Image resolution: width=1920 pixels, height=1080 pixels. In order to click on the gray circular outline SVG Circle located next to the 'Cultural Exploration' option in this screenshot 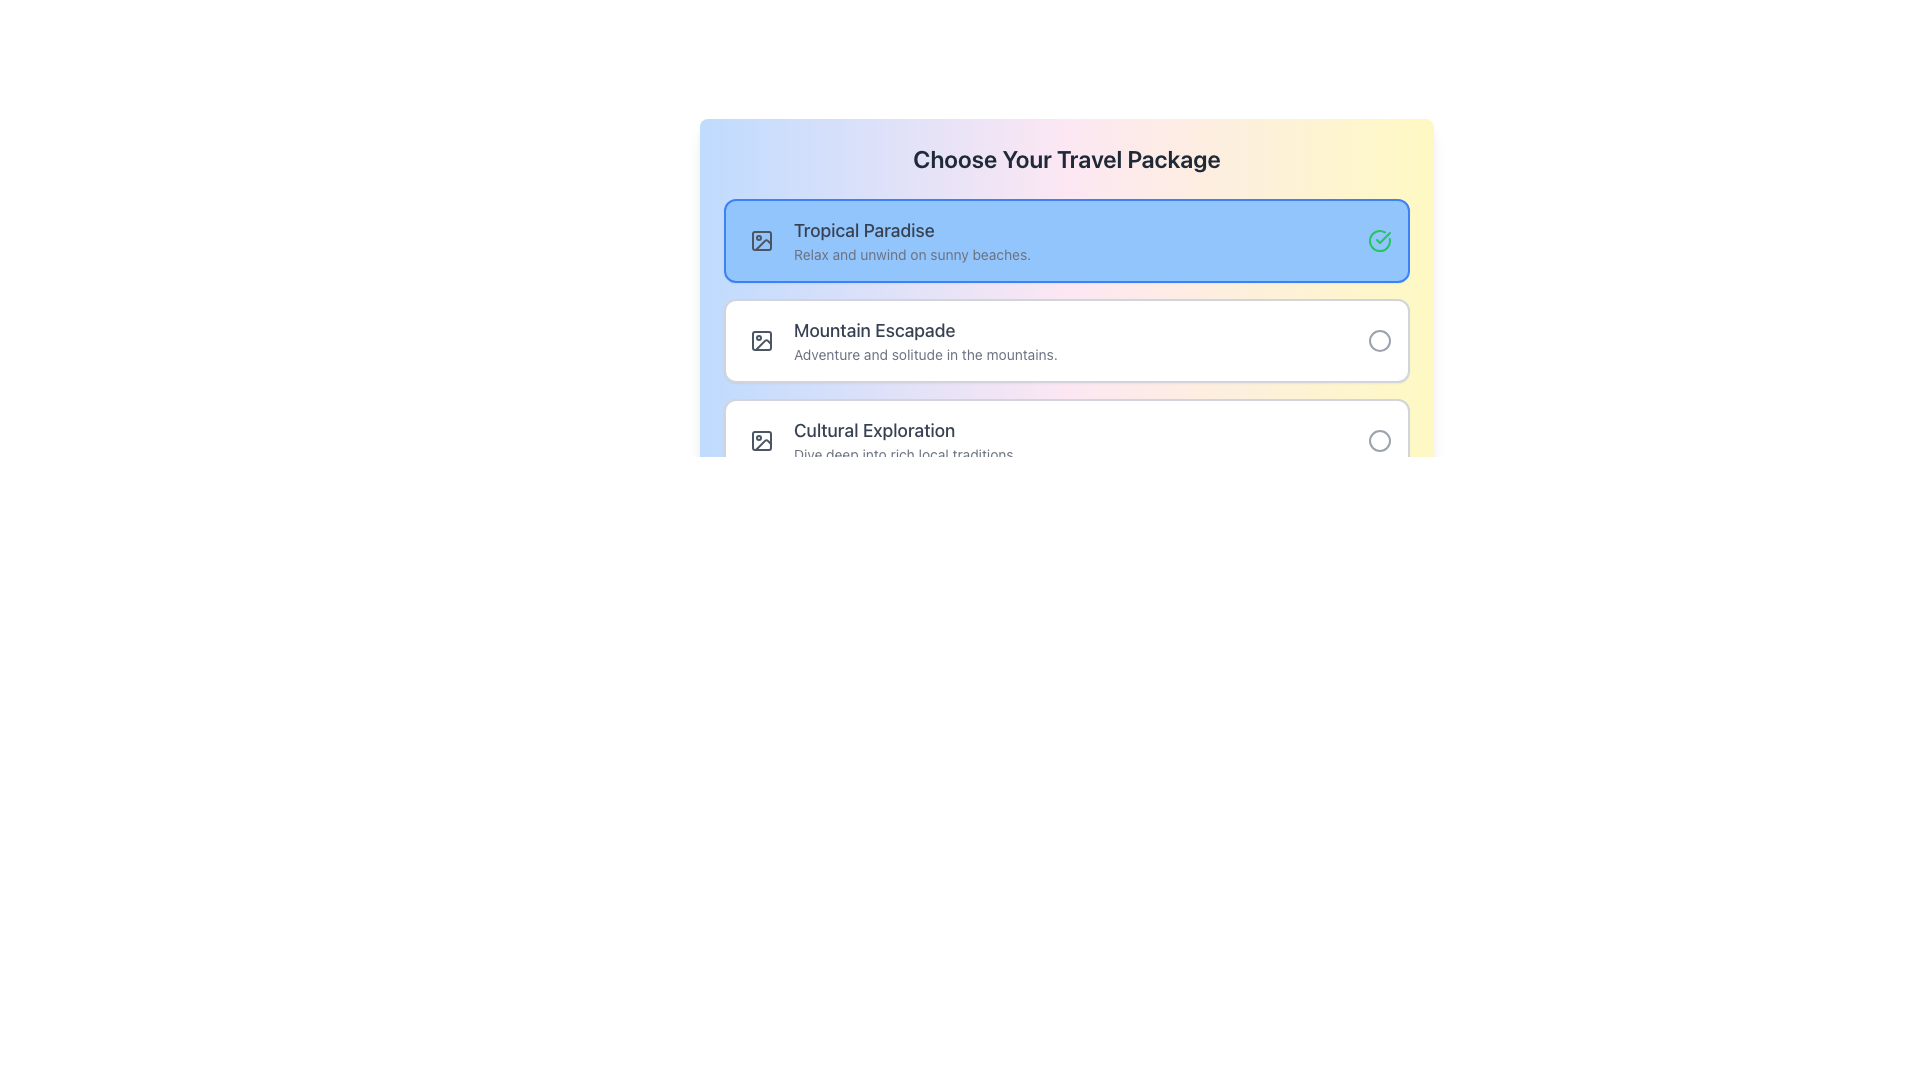, I will do `click(1379, 439)`.